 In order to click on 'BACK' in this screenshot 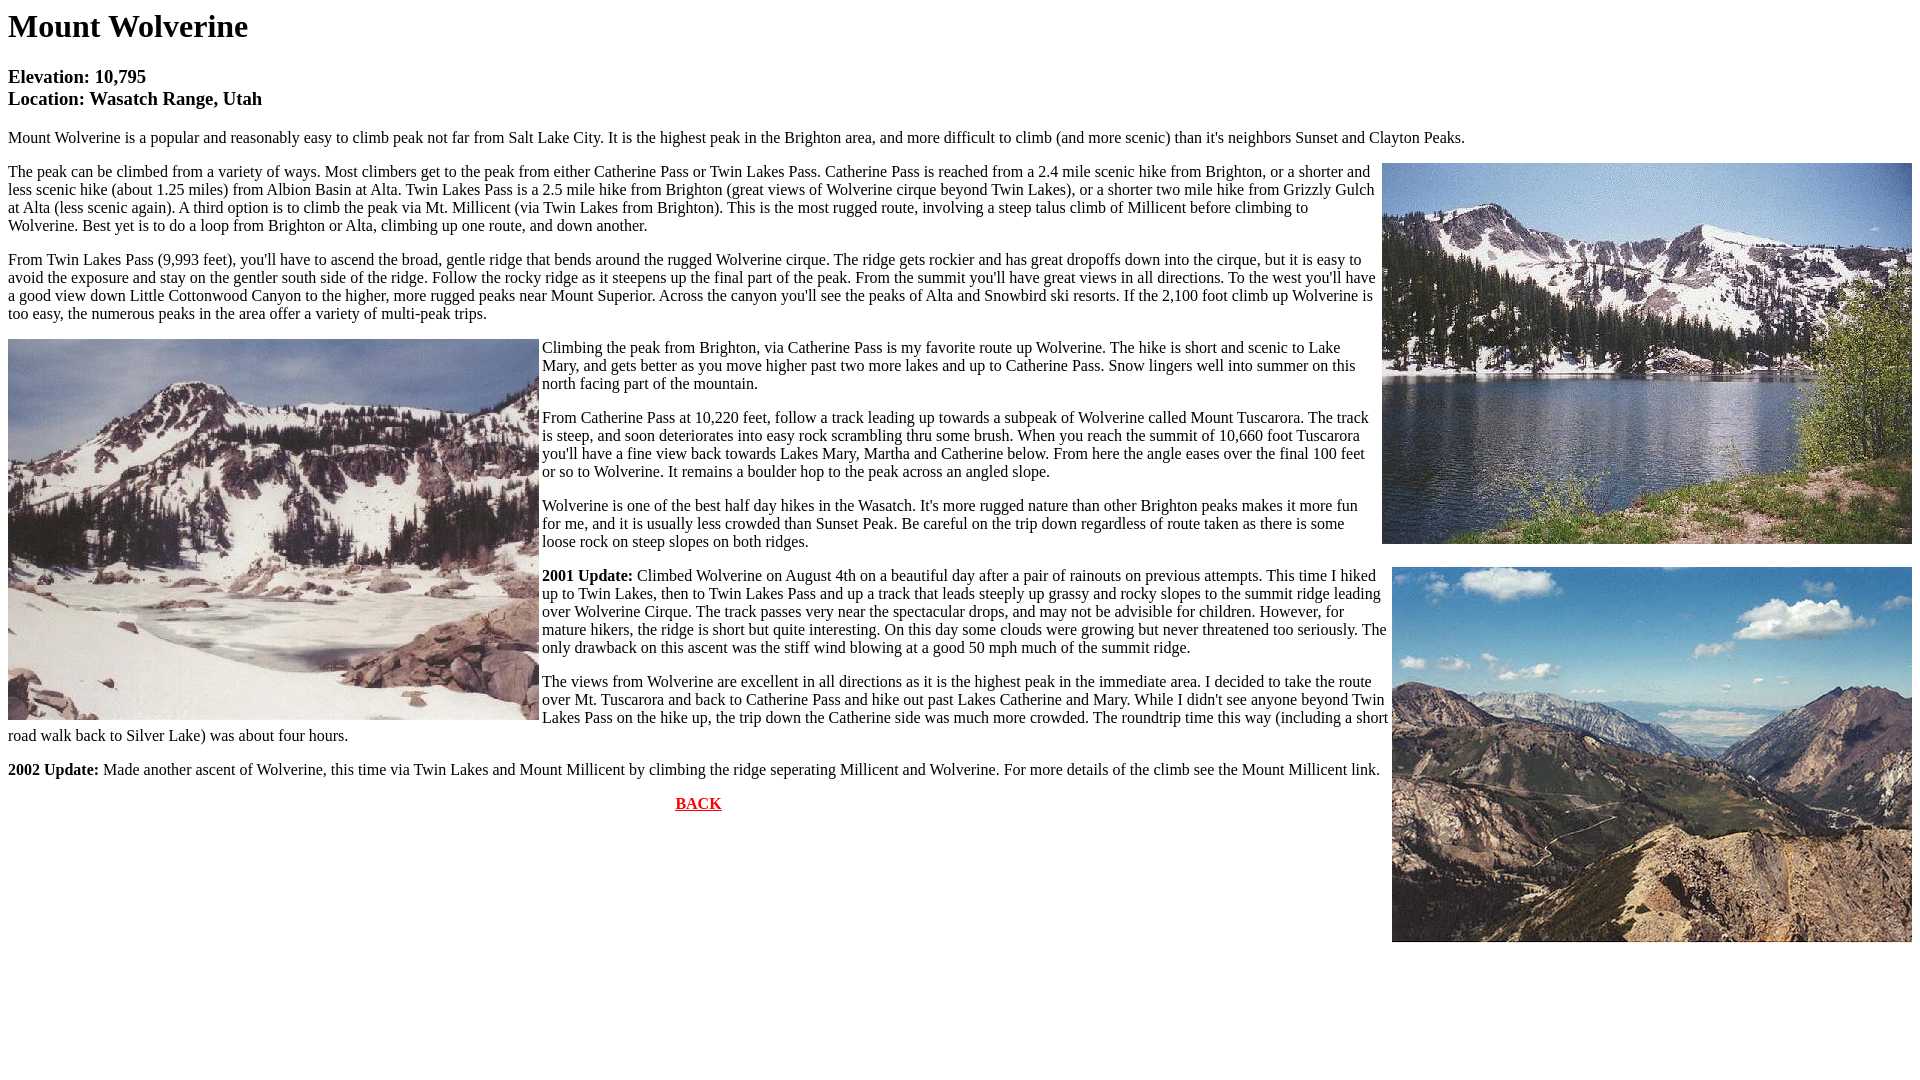, I will do `click(697, 802)`.